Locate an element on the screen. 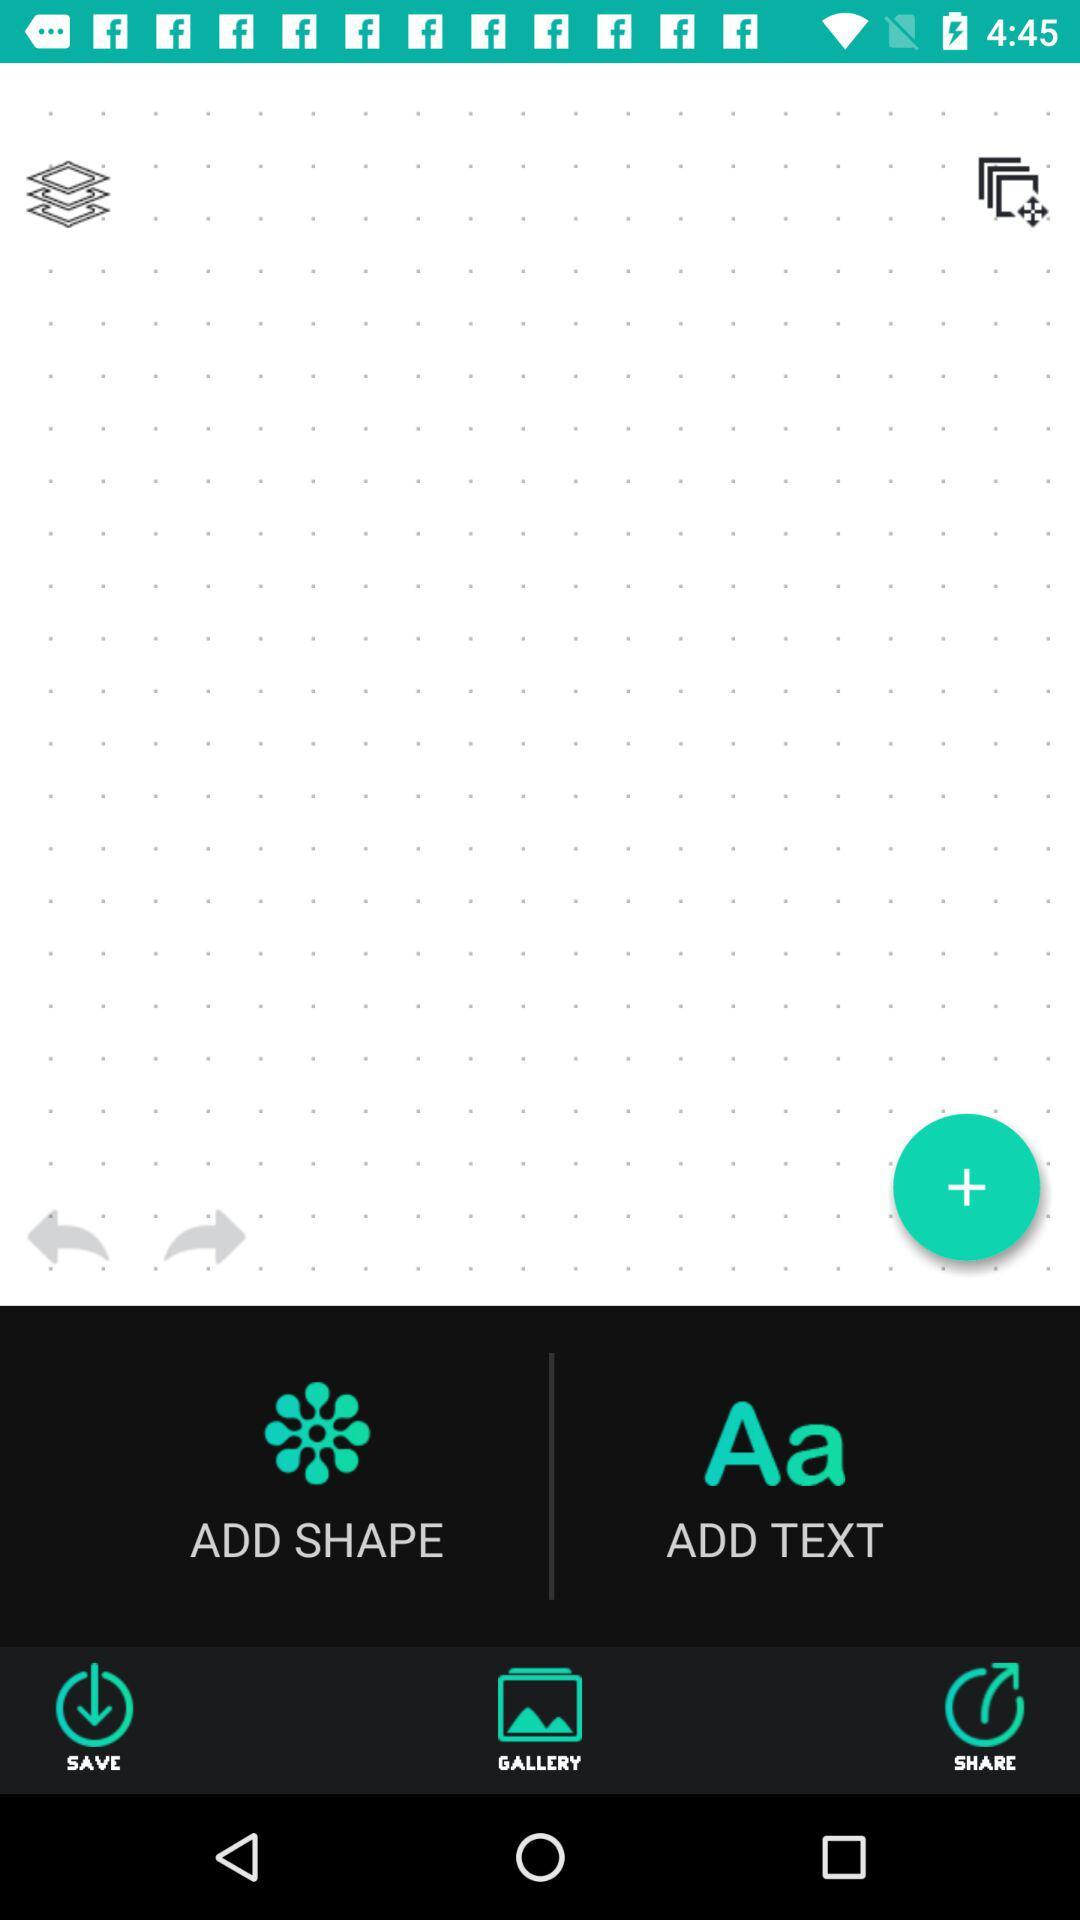 Image resolution: width=1080 pixels, height=1920 pixels. the add shape is located at coordinates (315, 1476).